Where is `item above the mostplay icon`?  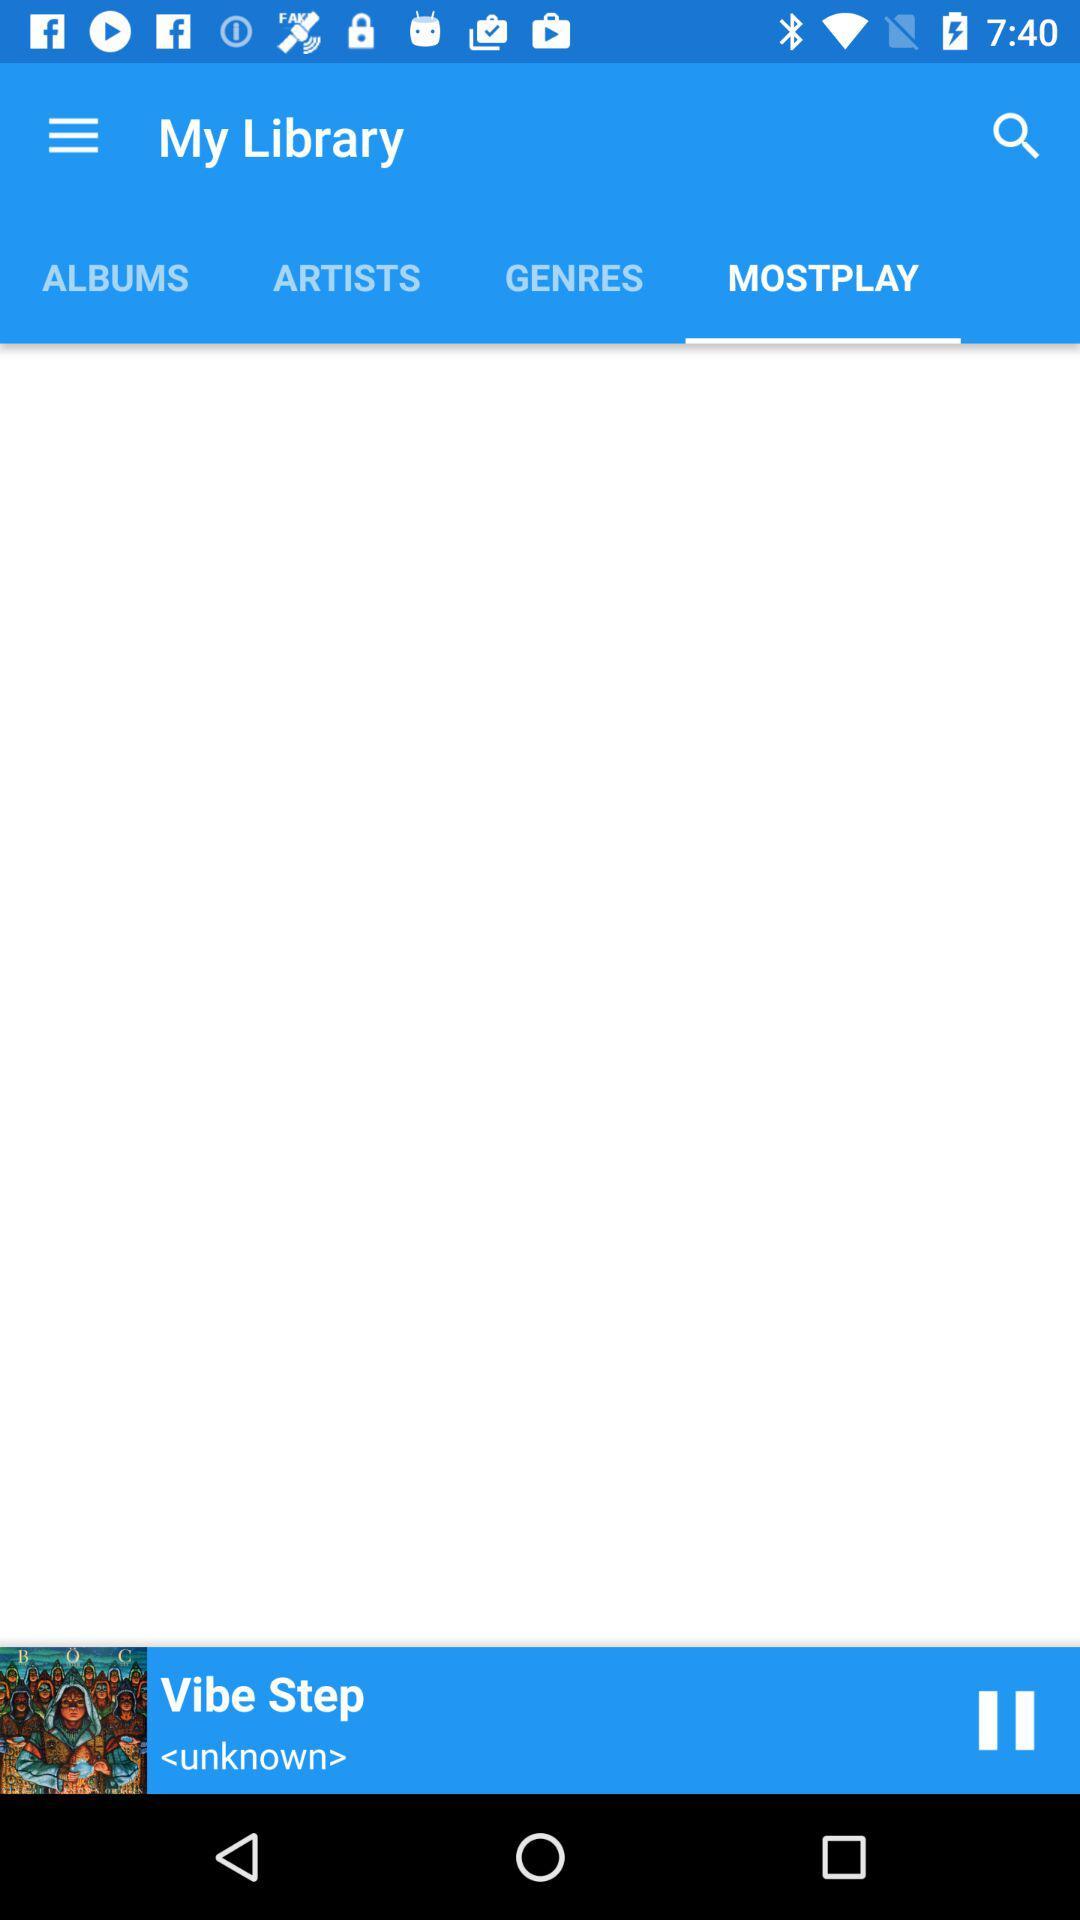
item above the mostplay icon is located at coordinates (1017, 135).